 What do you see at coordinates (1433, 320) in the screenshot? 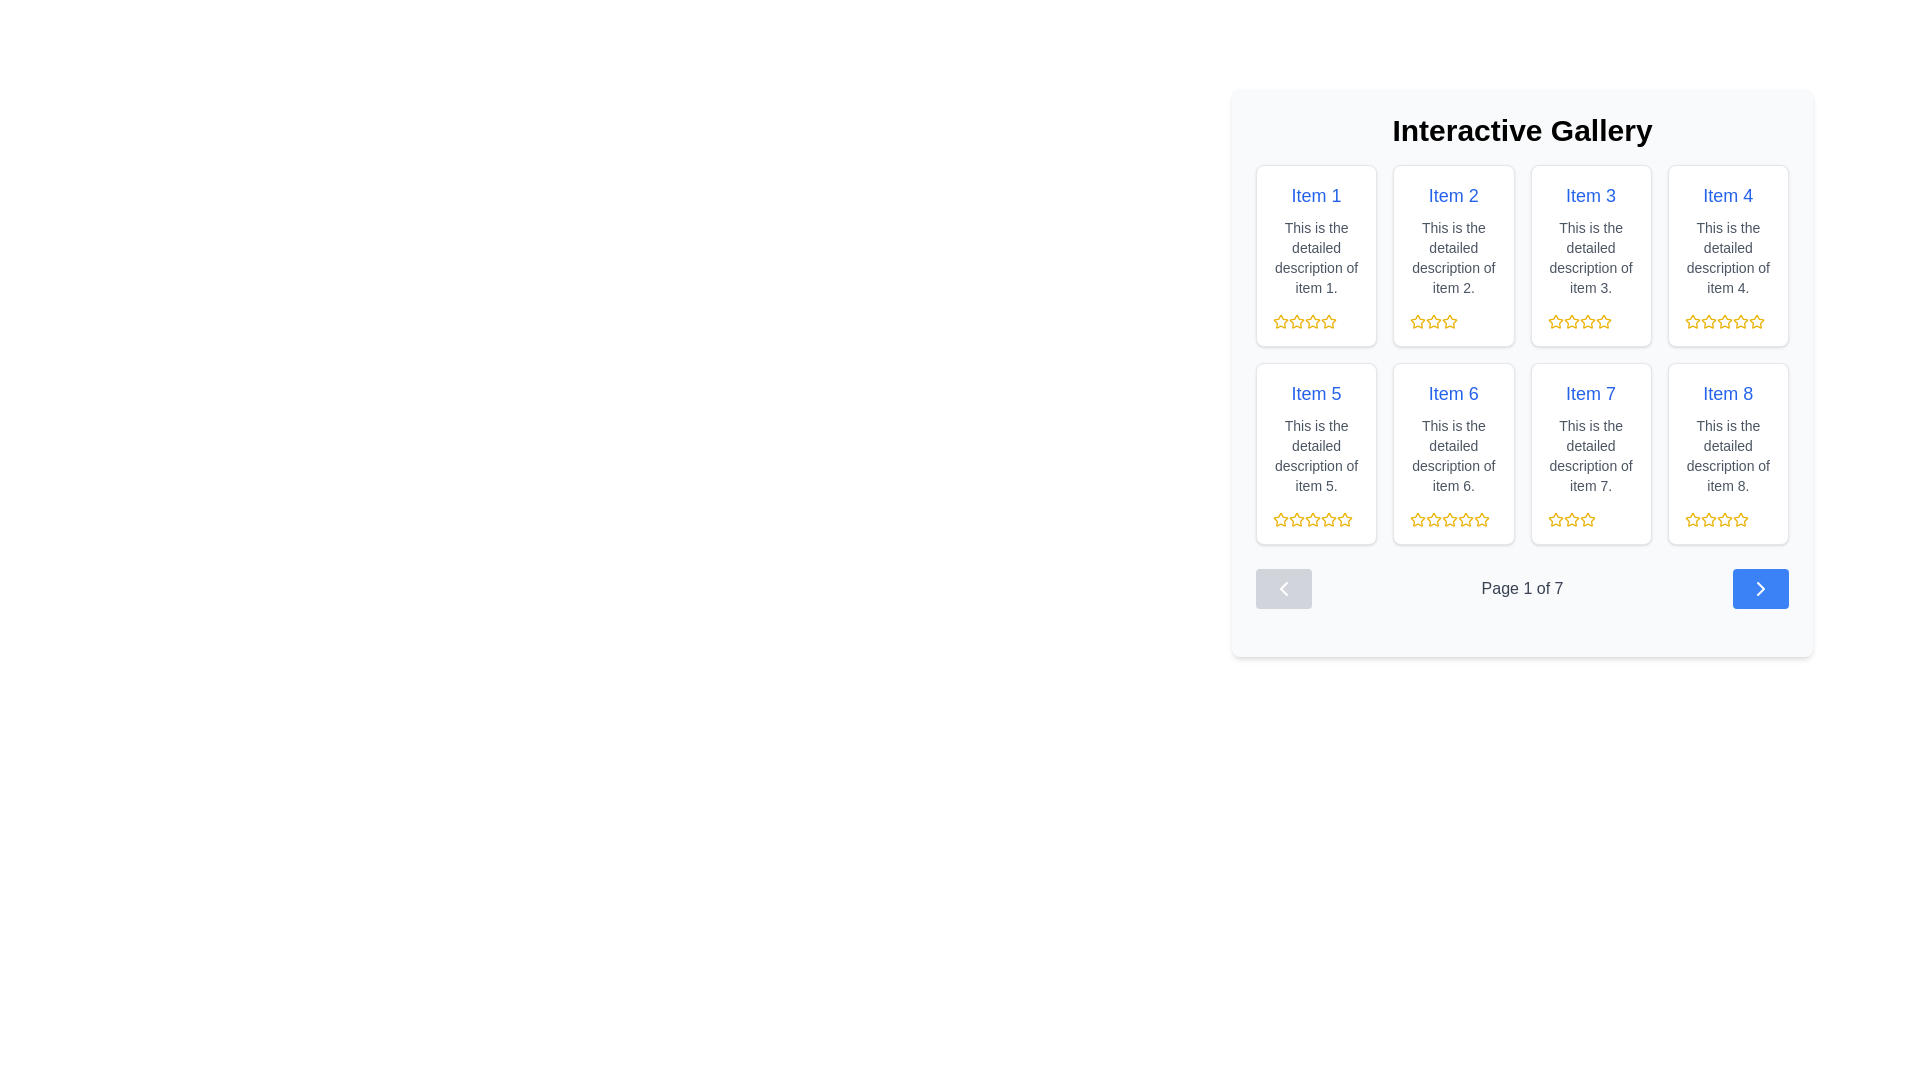
I see `the second yellow outlined star in the rating system under 'Item 2' in the 'Interactive Gallery' interface` at bounding box center [1433, 320].